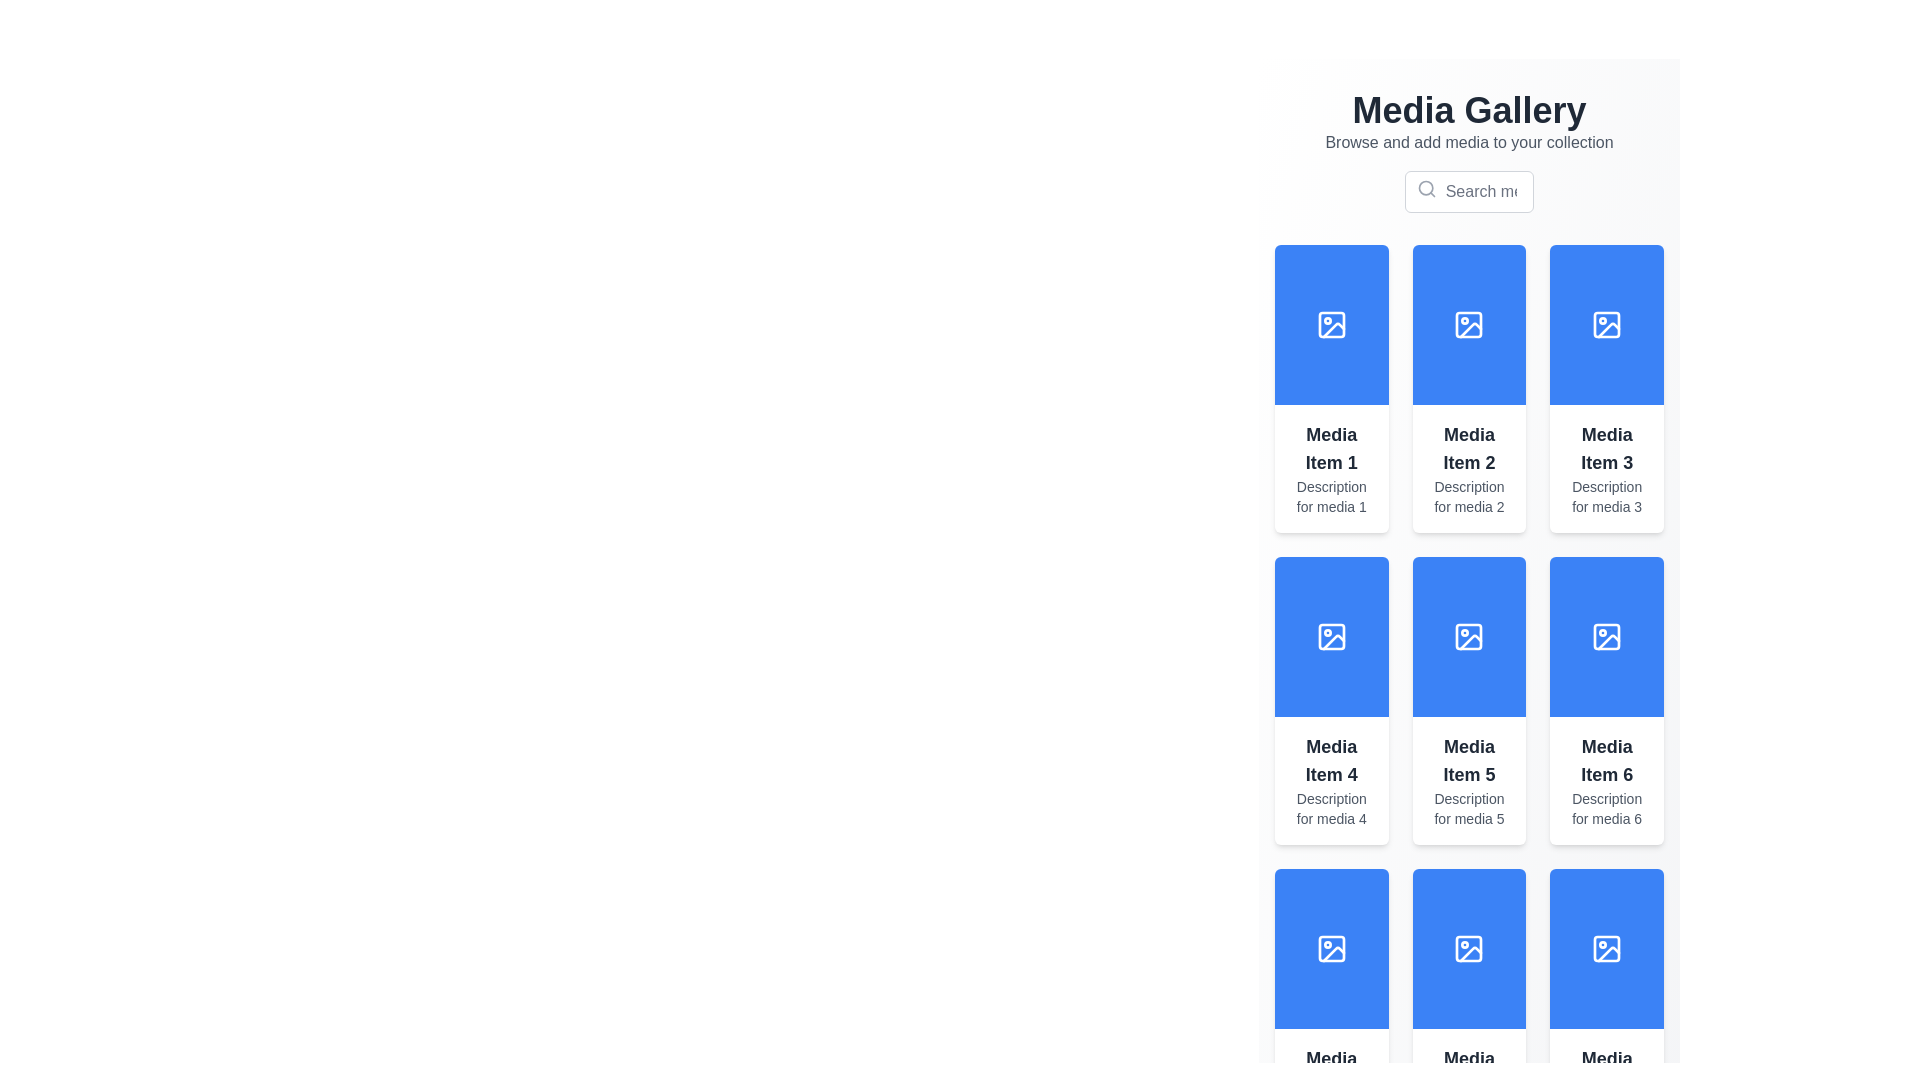 This screenshot has height=1080, width=1920. What do you see at coordinates (1331, 447) in the screenshot?
I see `the static text label element displaying 'Media Item 1', which is styled in large bold font and located above the description text` at bounding box center [1331, 447].